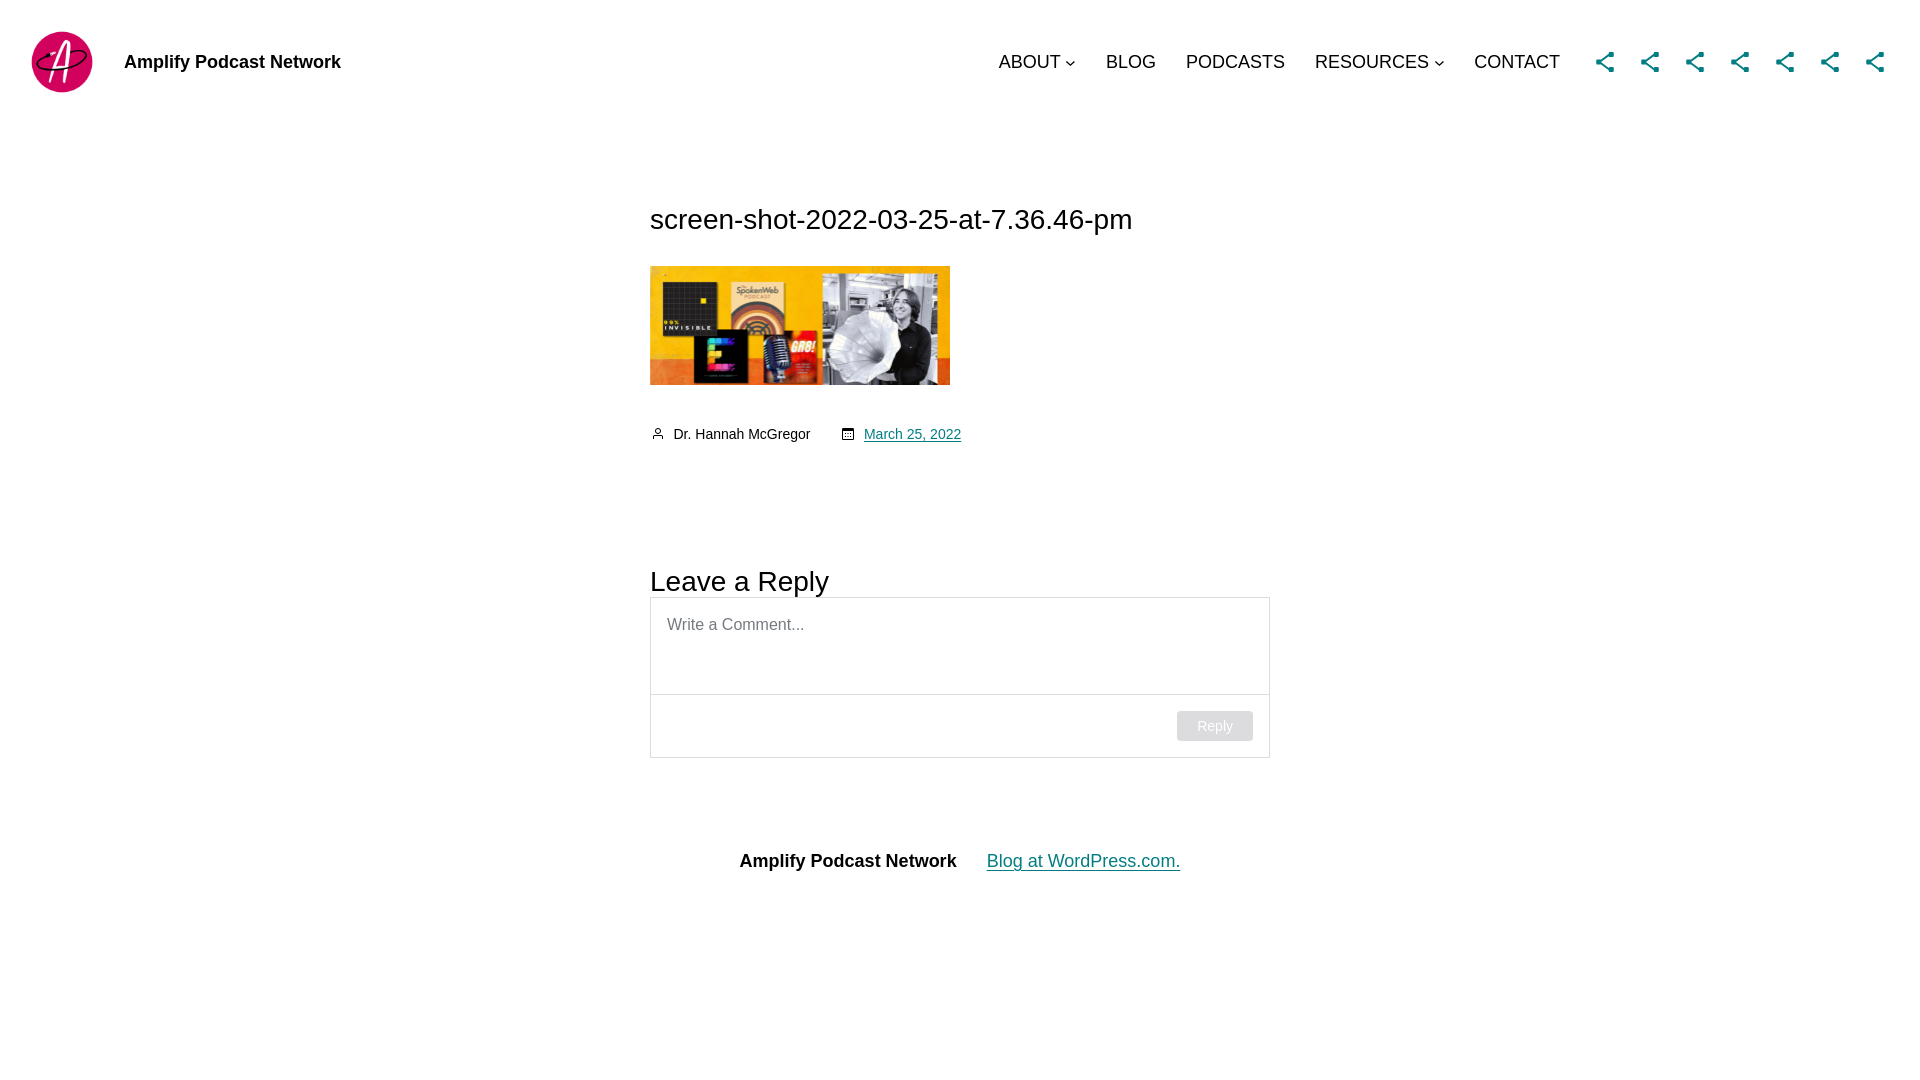 This screenshot has height=1080, width=1920. Describe the element at coordinates (1874, 60) in the screenshot. I see `'Share Icon'` at that location.